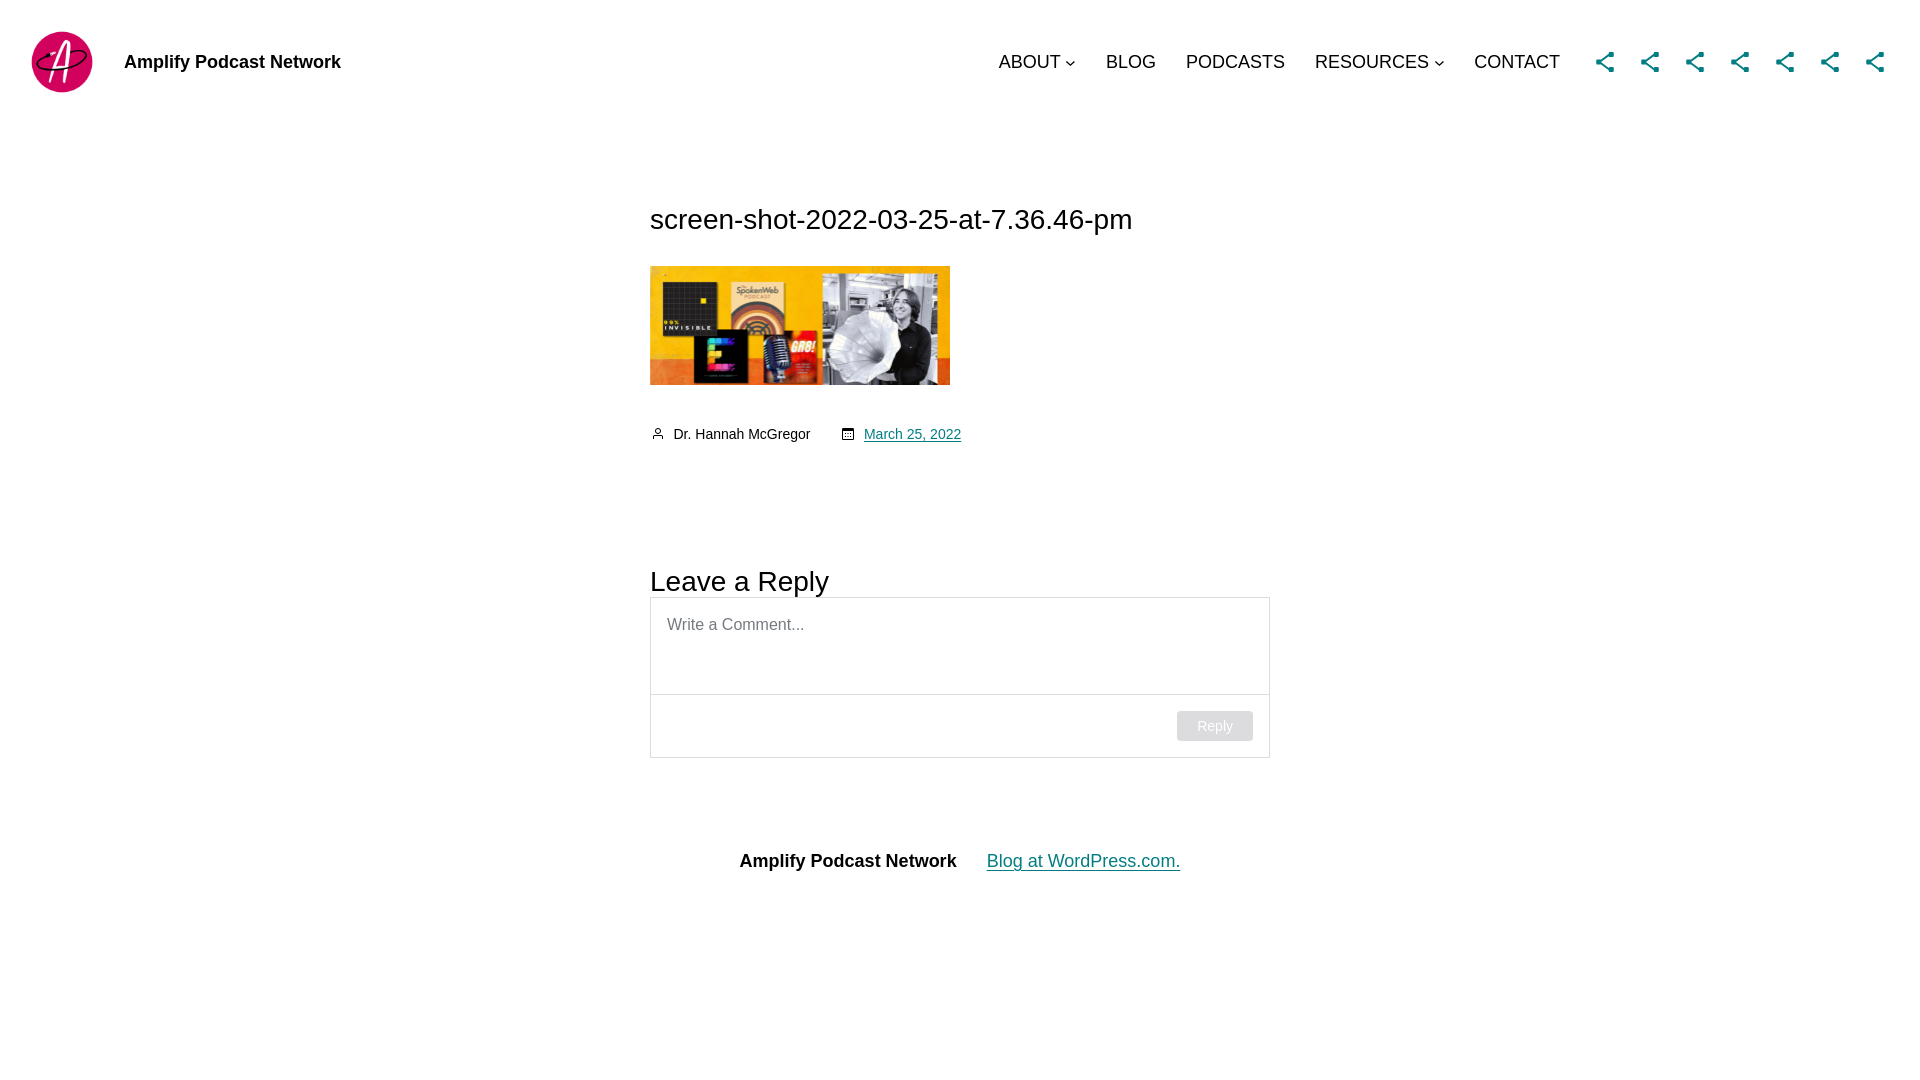 This screenshot has height=1080, width=1920. Describe the element at coordinates (1874, 60) in the screenshot. I see `'Share Icon'` at that location.